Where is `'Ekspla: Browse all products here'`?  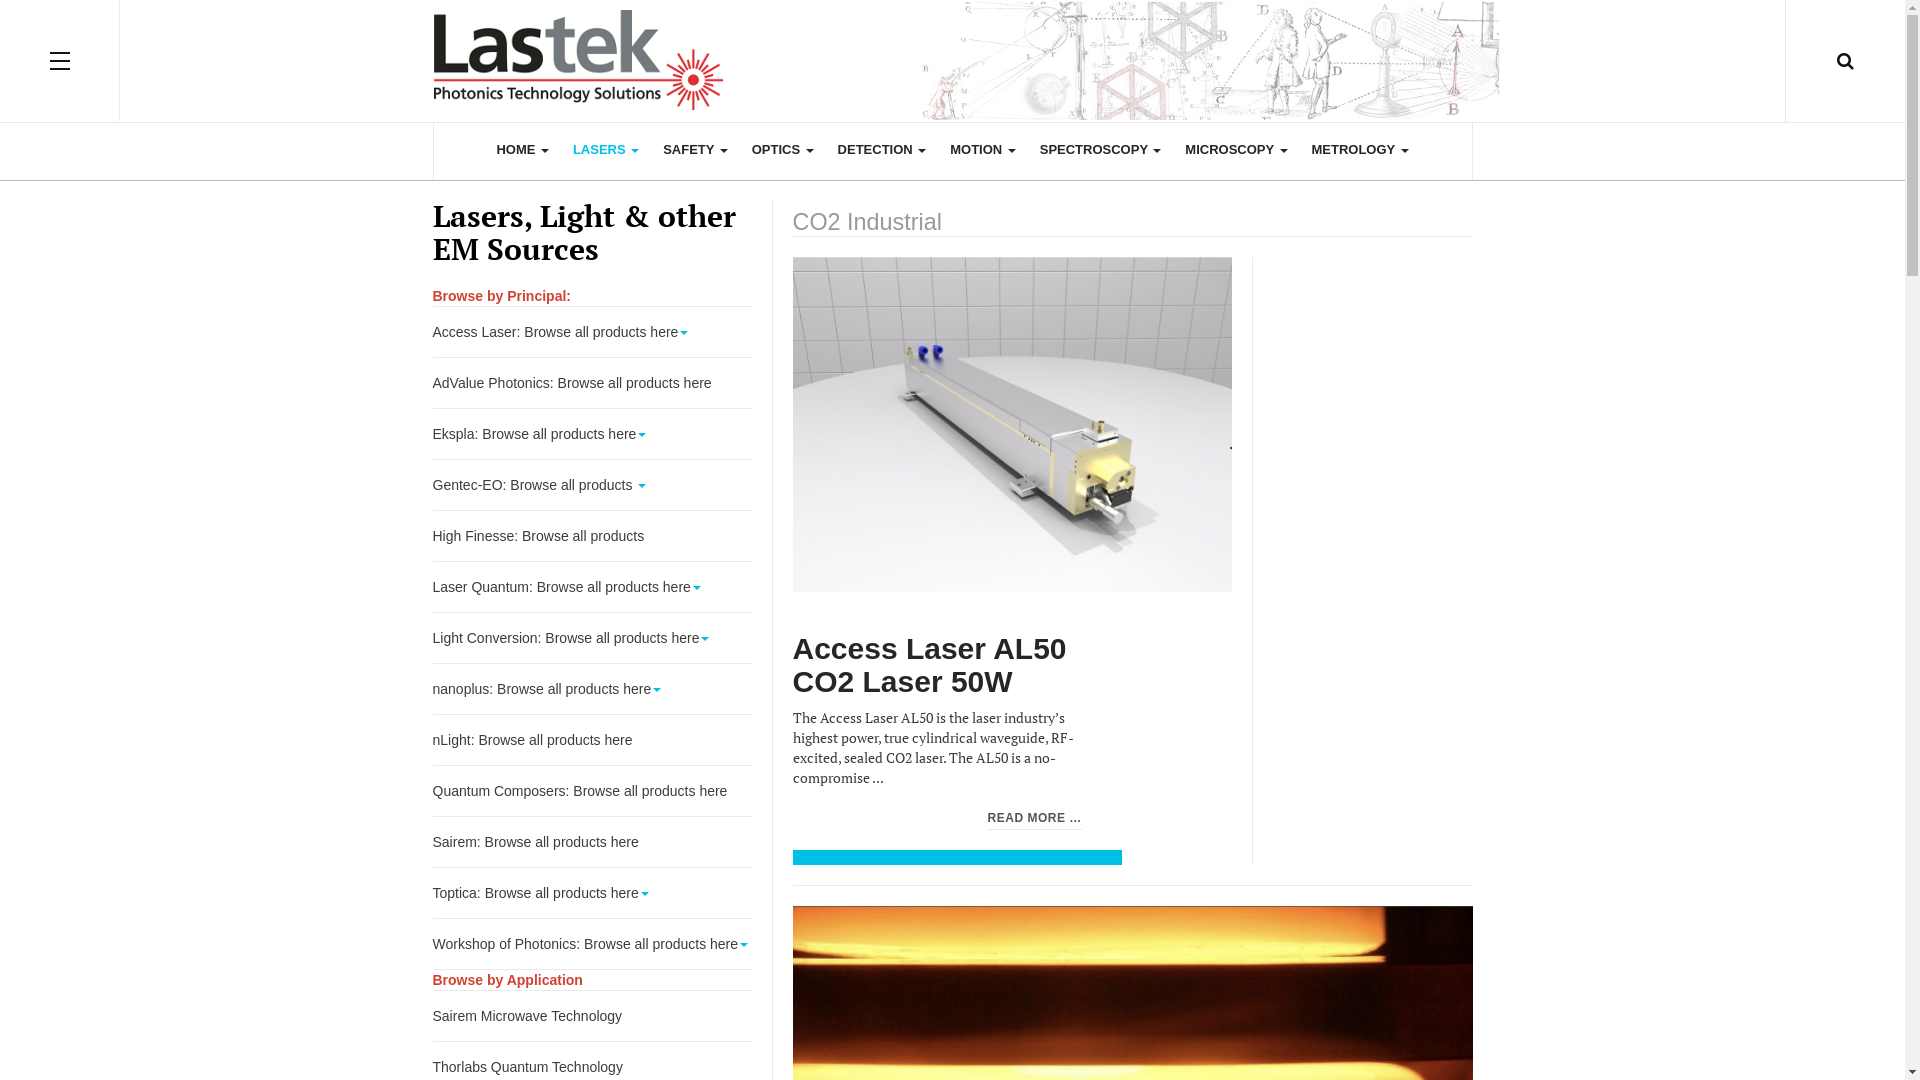
'Ekspla: Browse all products here' is located at coordinates (590, 433).